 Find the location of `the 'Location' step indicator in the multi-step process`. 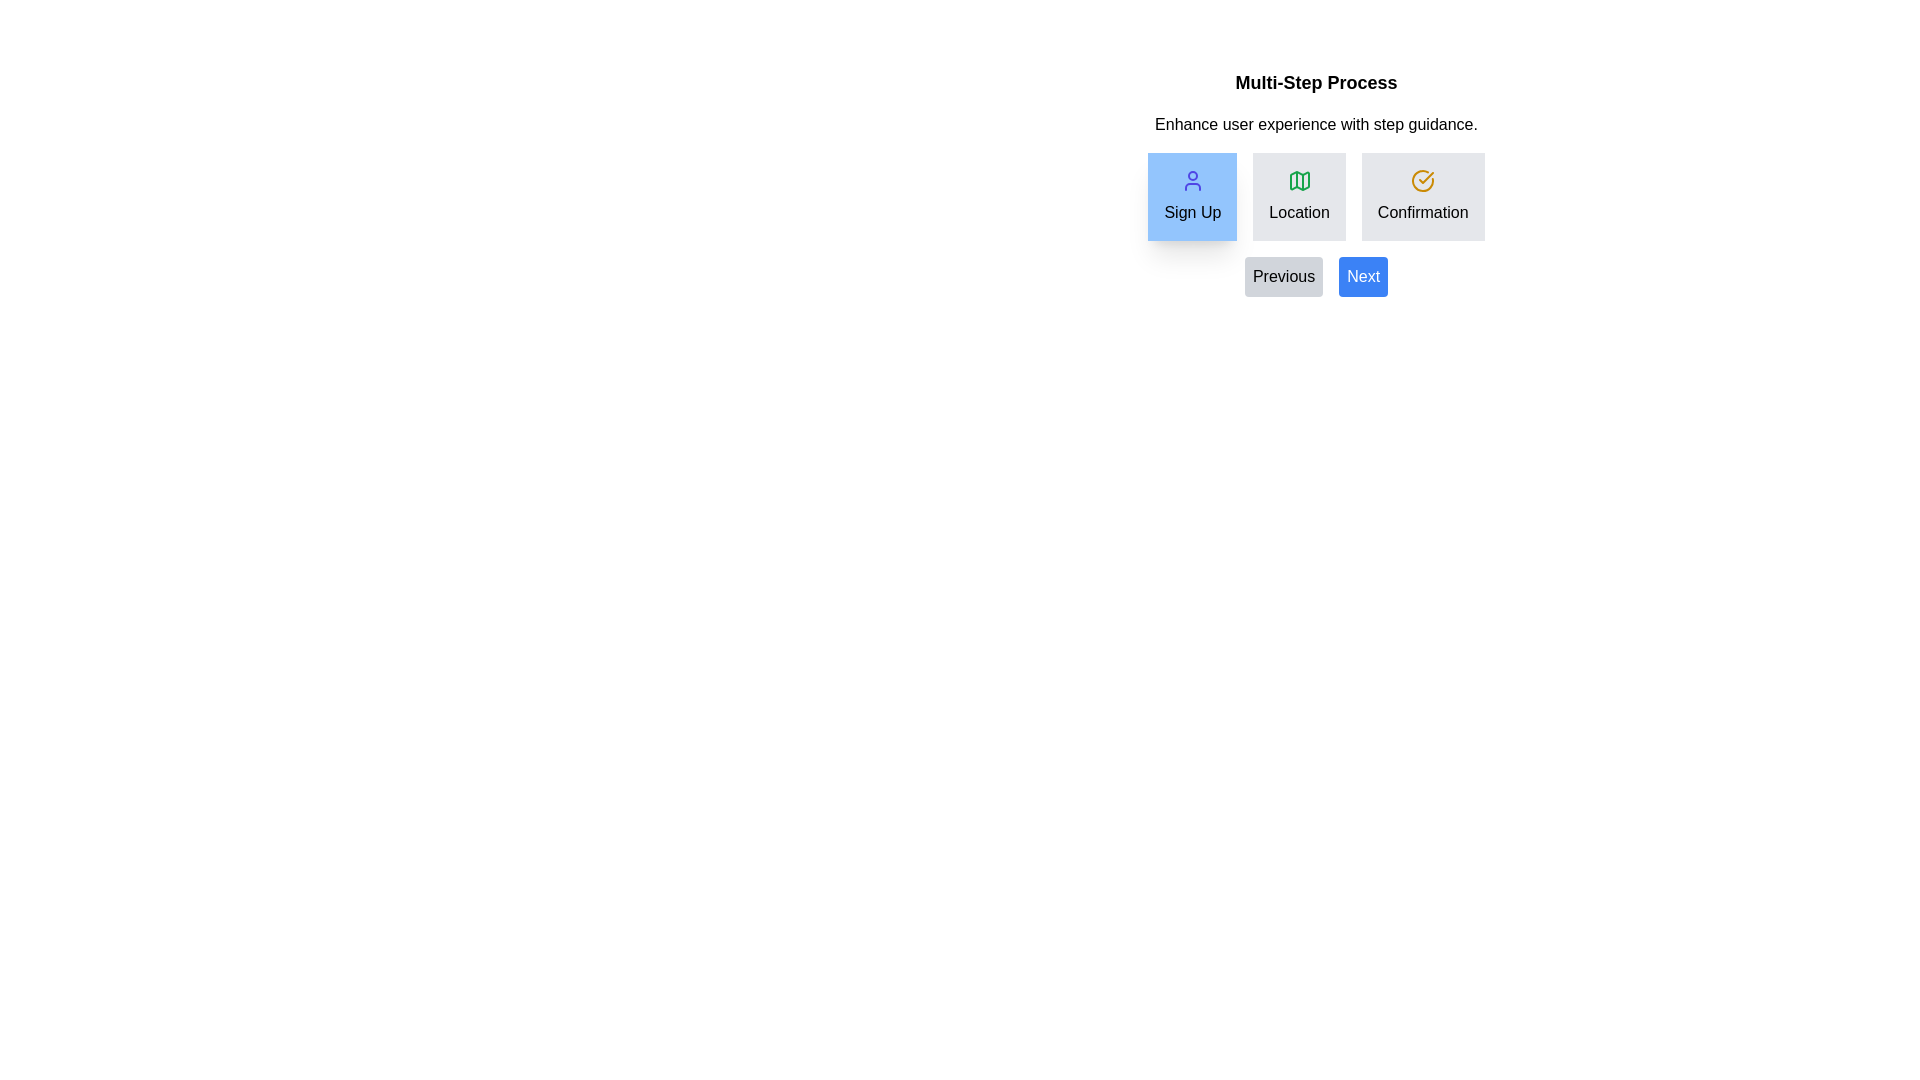

the 'Location' step indicator in the multi-step process is located at coordinates (1316, 196).